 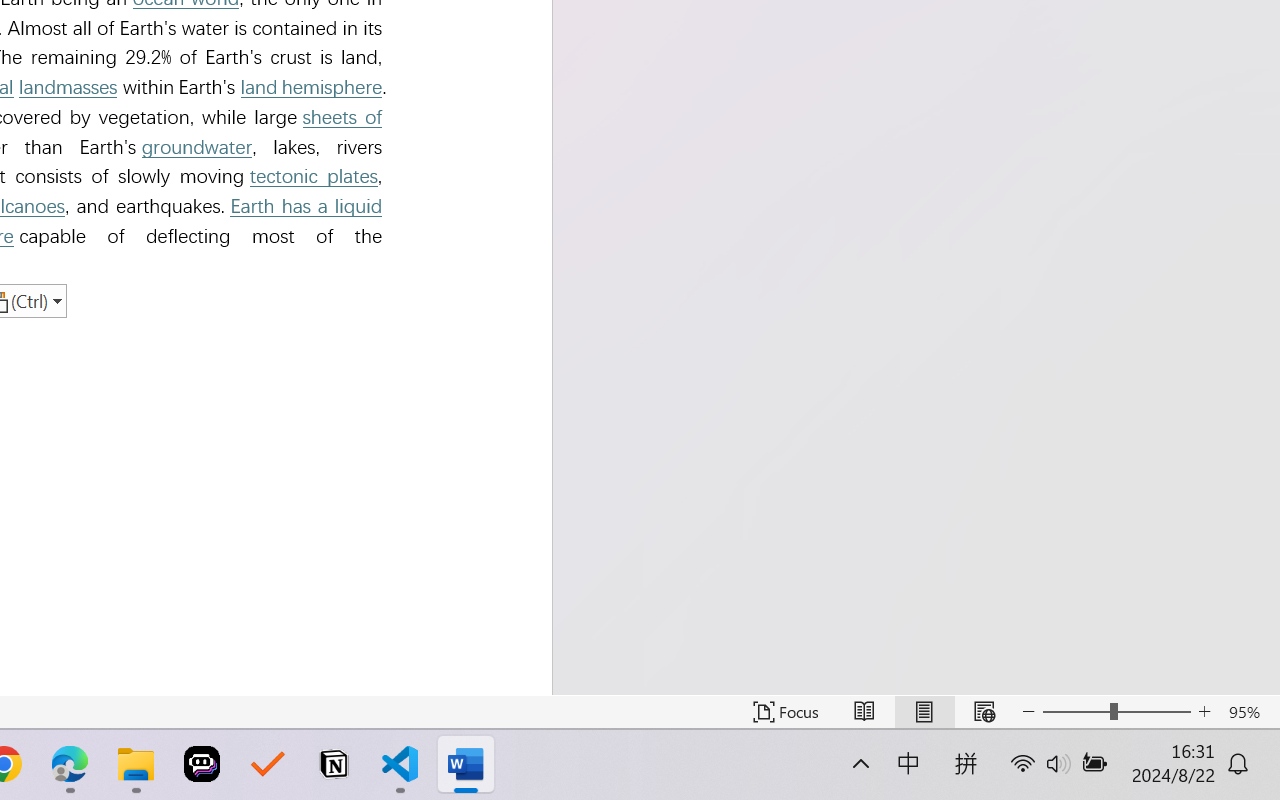 What do you see at coordinates (1248, 711) in the screenshot?
I see `'Zoom 95%'` at bounding box center [1248, 711].